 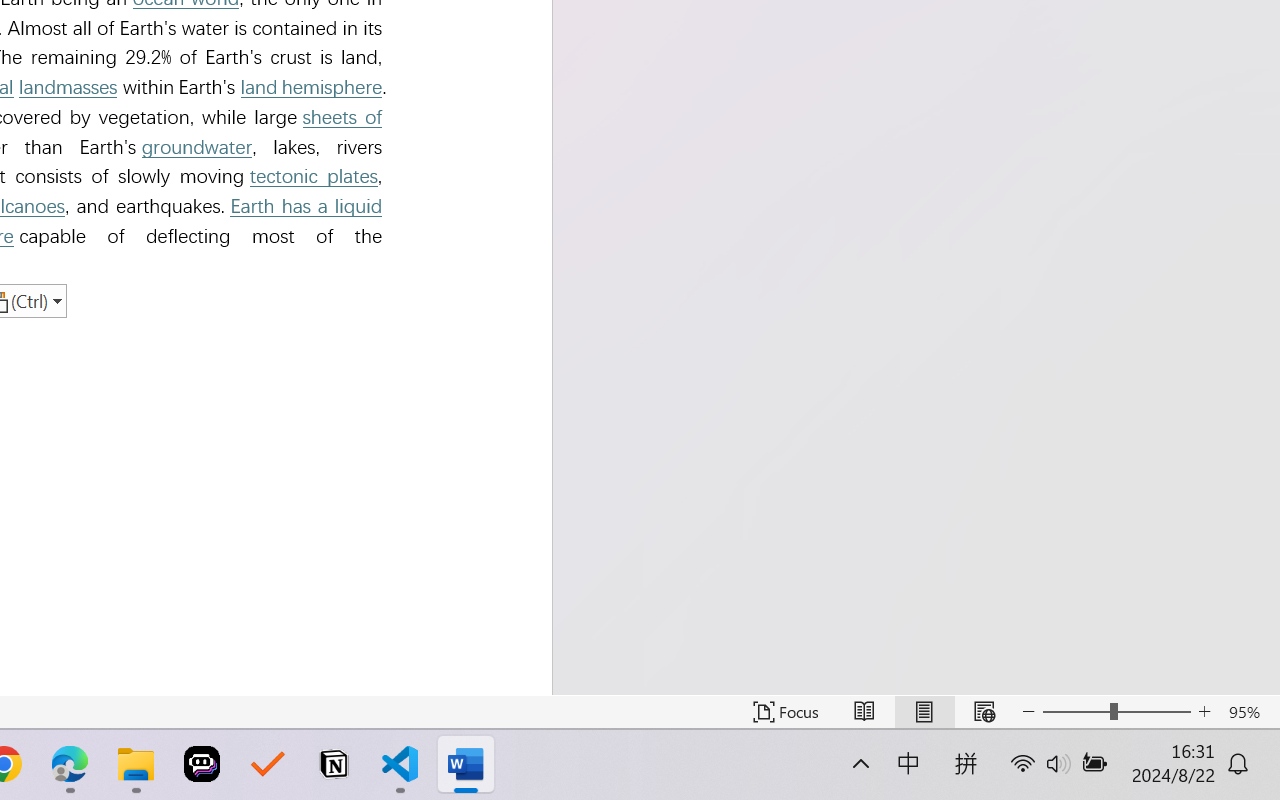 What do you see at coordinates (1248, 711) in the screenshot?
I see `'Zoom 95%'` at bounding box center [1248, 711].